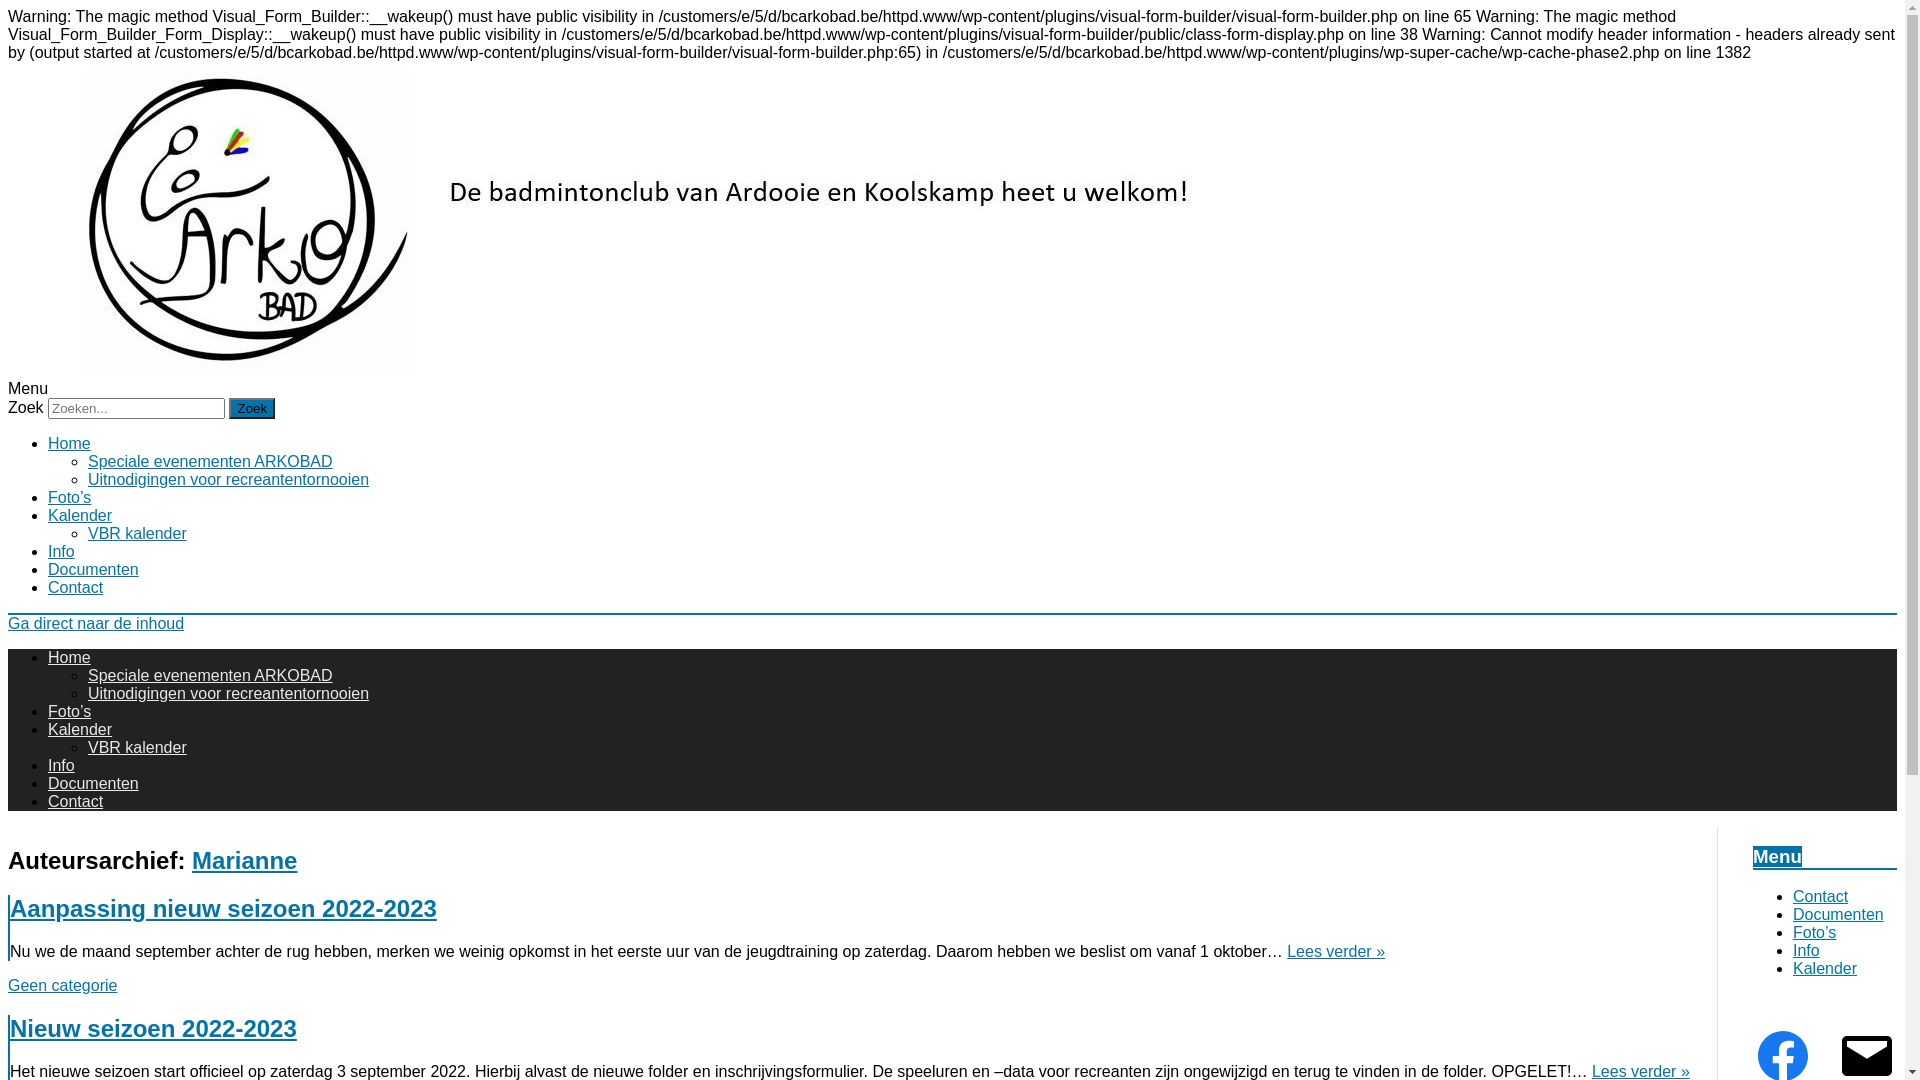  Describe the element at coordinates (8, 622) in the screenshot. I see `'Ga direct naar de inhoud'` at that location.